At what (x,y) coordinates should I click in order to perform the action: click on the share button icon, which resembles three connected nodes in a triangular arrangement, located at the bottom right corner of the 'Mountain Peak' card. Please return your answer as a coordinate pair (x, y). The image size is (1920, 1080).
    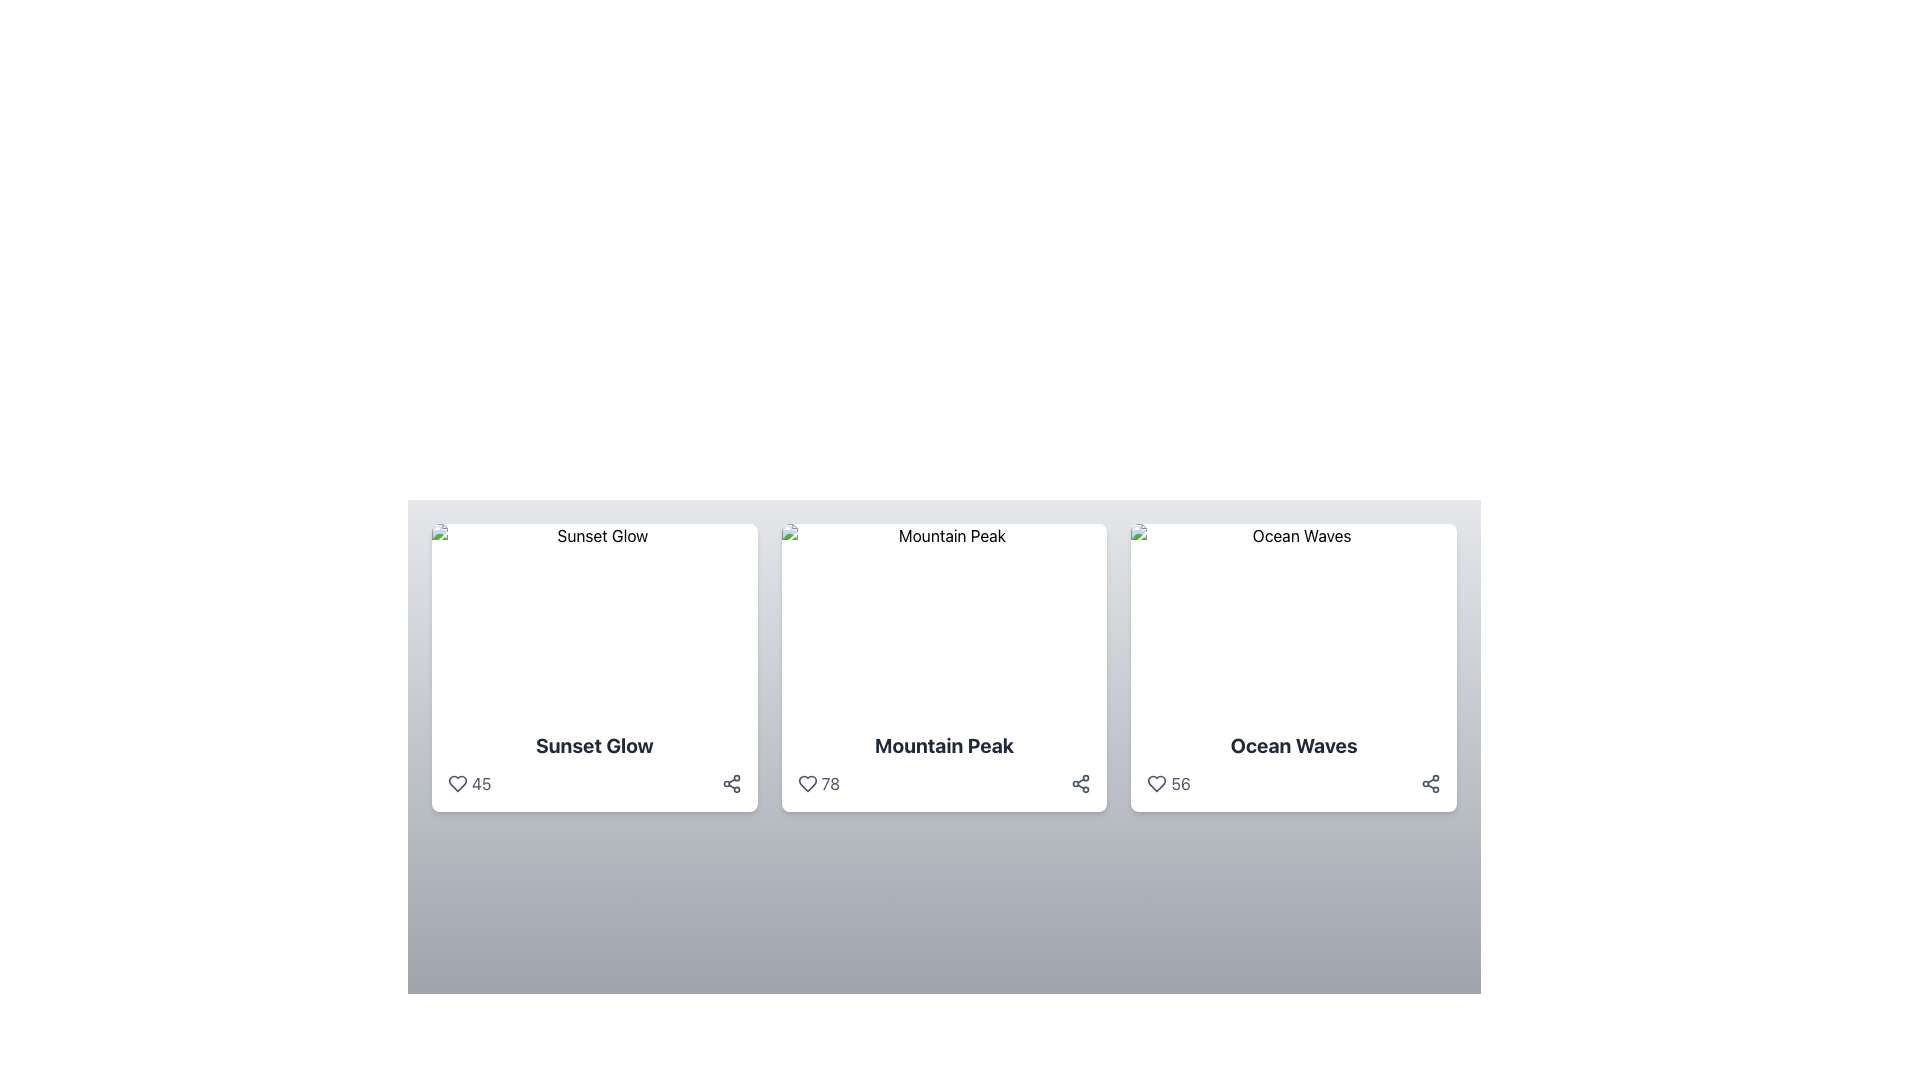
    Looking at the image, I should click on (1080, 782).